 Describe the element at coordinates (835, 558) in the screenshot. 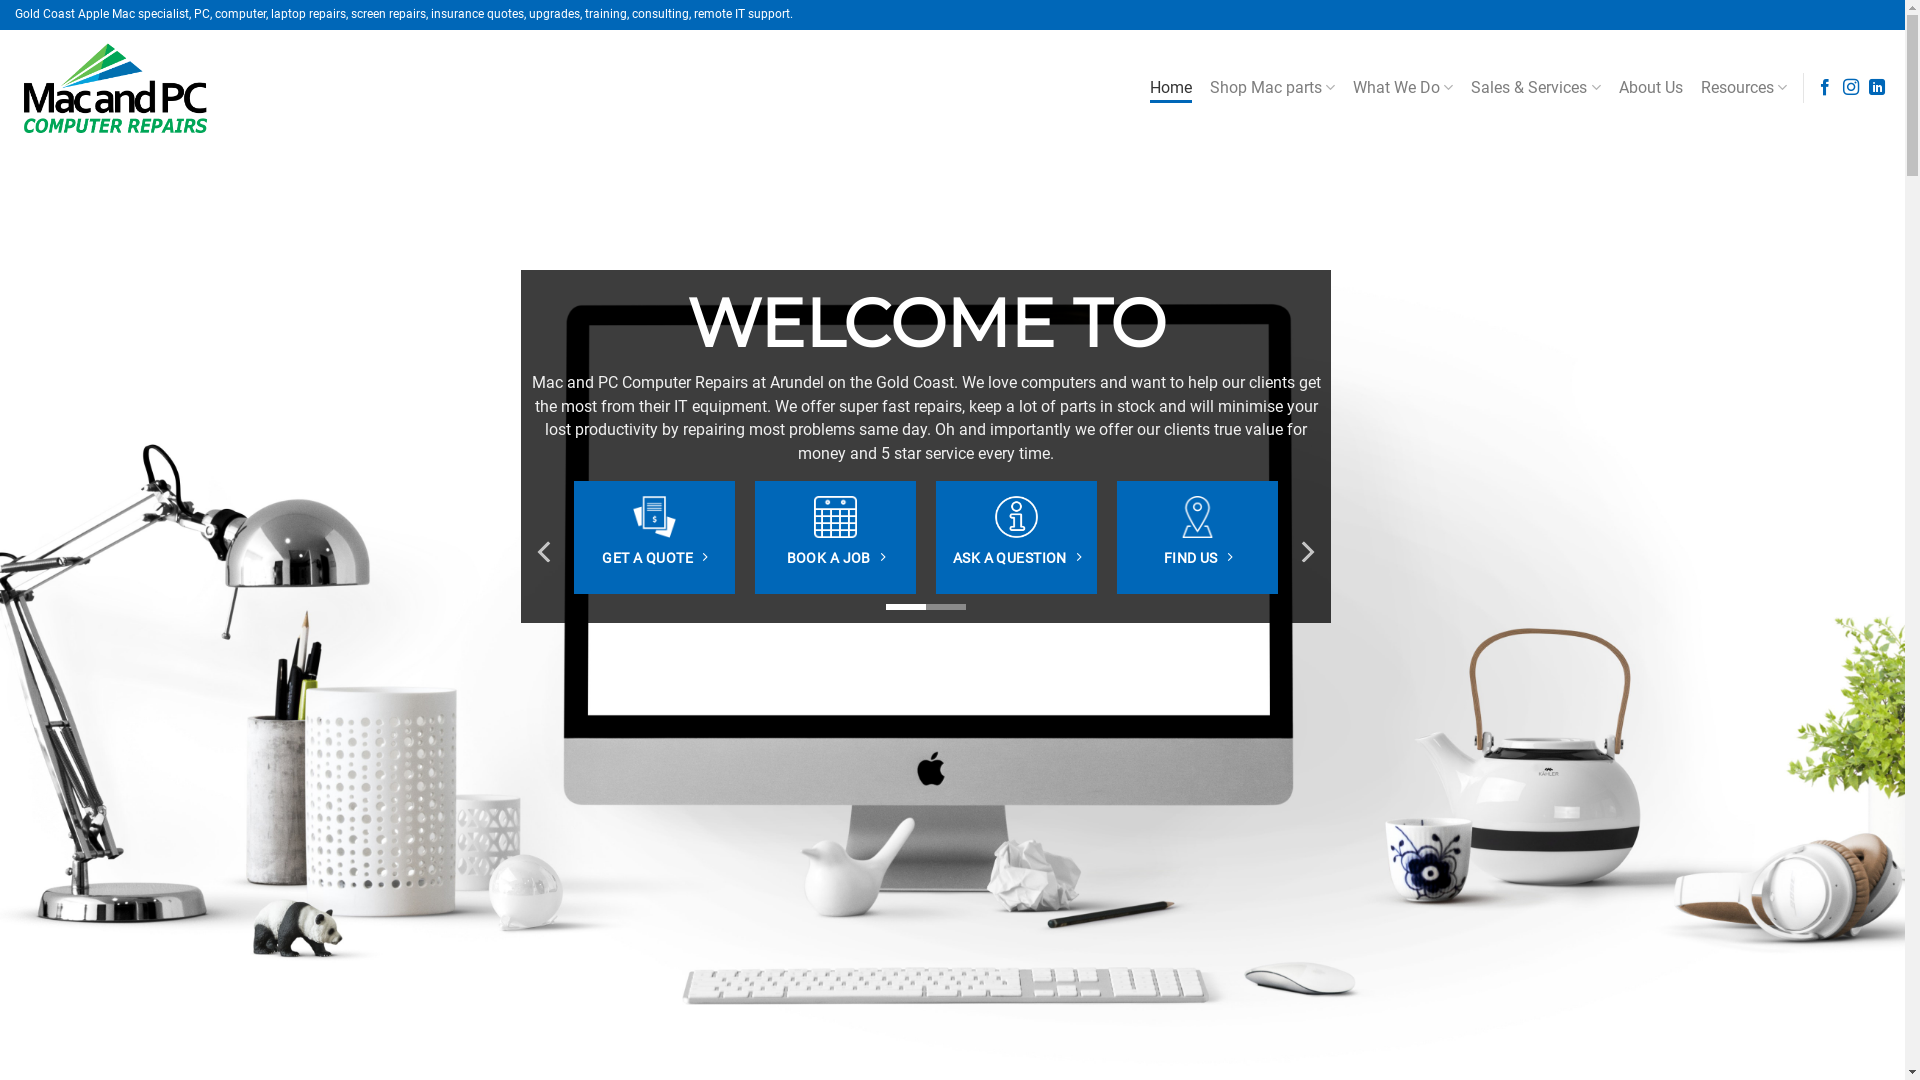

I see `'BOOK A JOB'` at that location.